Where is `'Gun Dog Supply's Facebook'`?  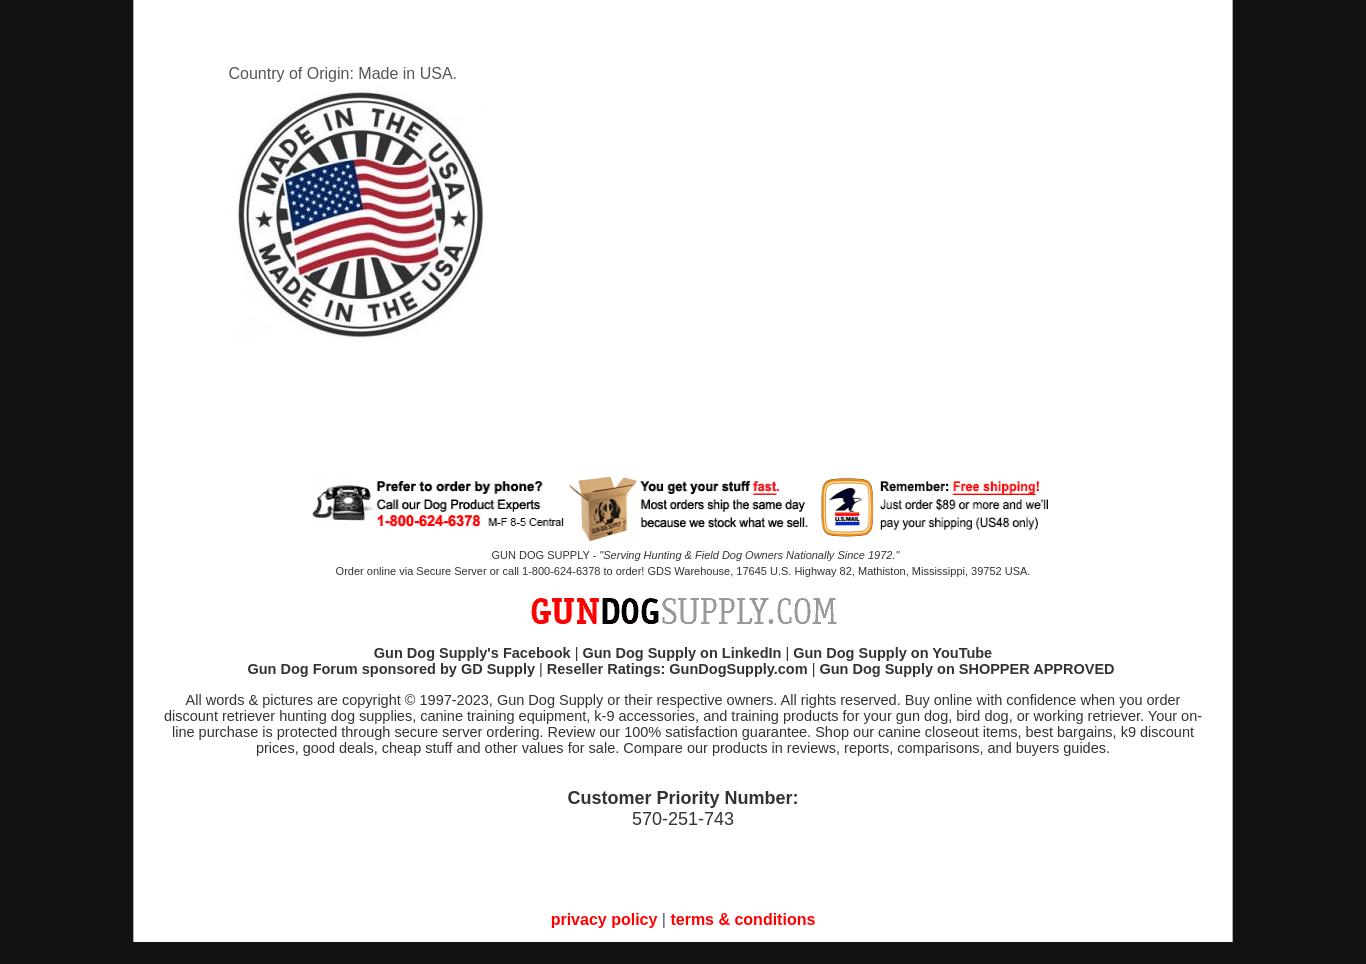 'Gun Dog Supply's Facebook' is located at coordinates (471, 652).